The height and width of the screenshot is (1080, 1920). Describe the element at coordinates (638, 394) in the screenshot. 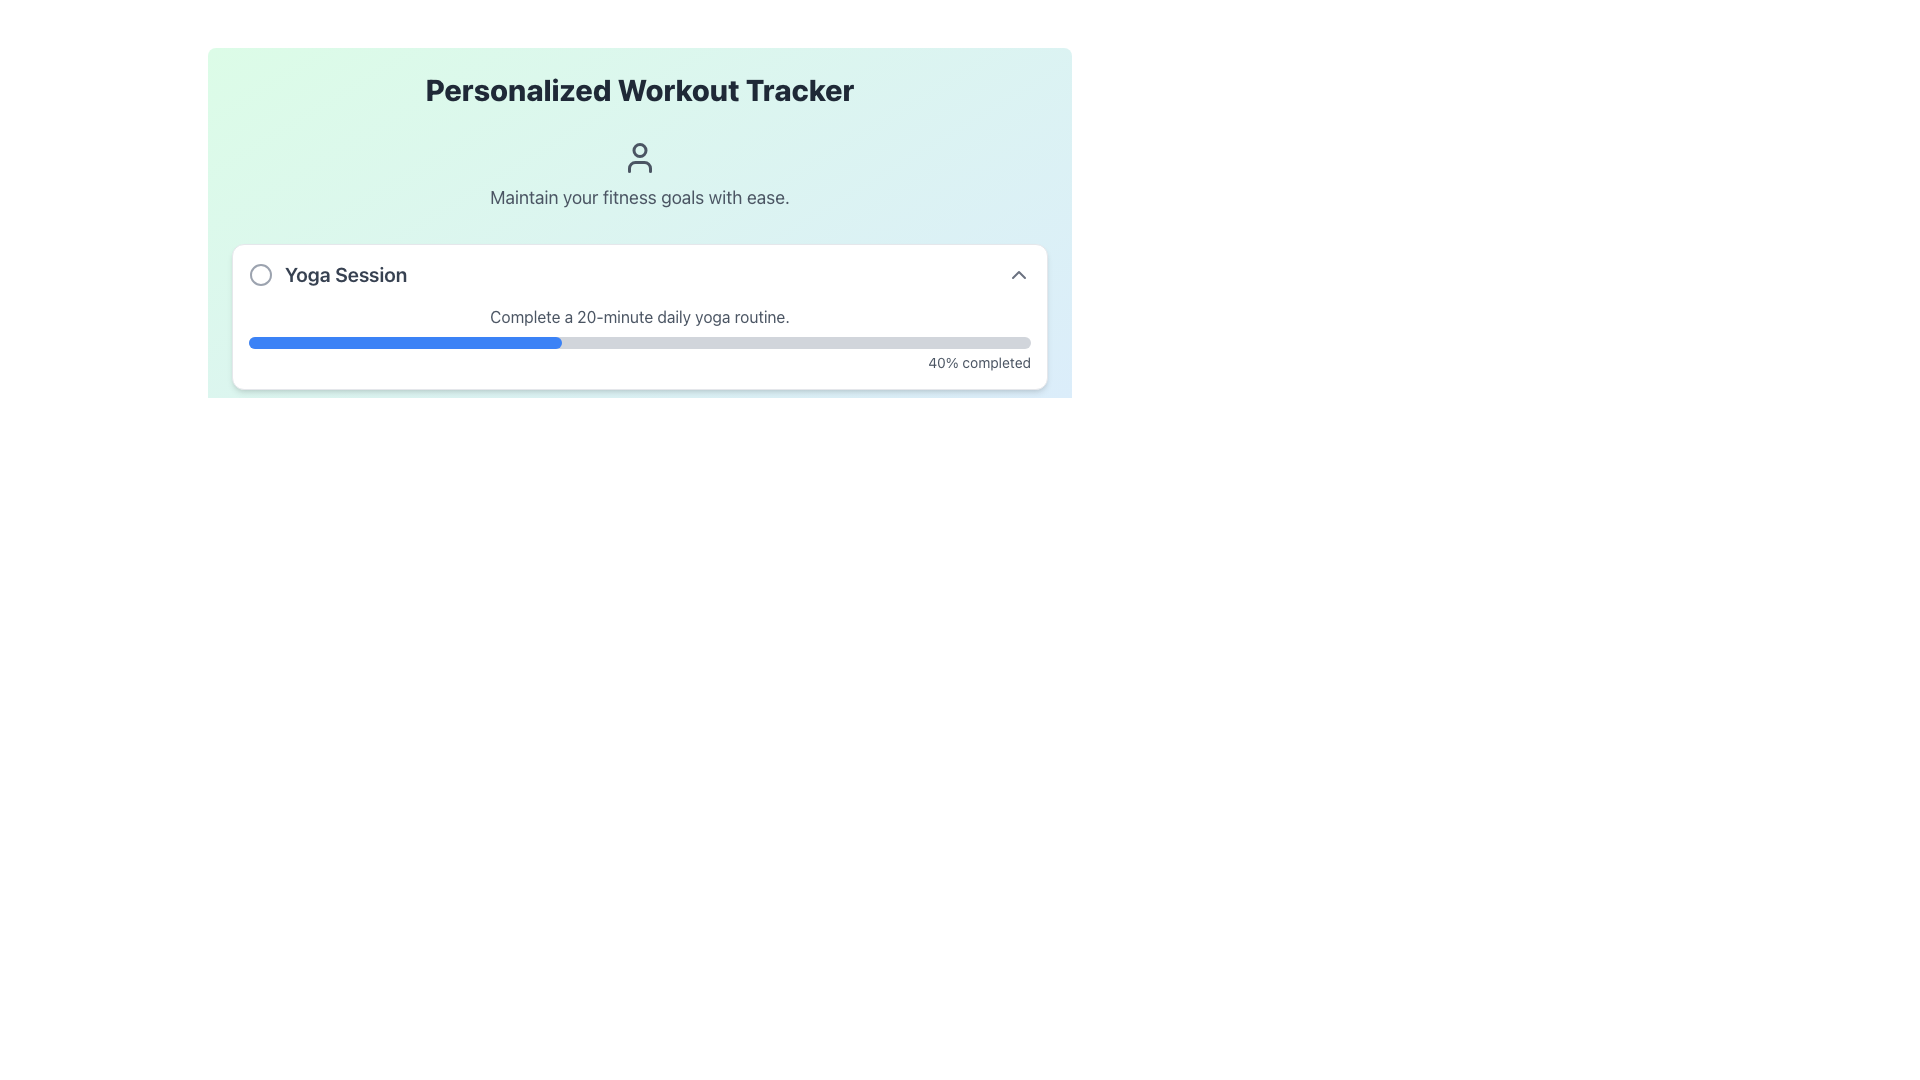

I see `the first Card Widget that displays the task 'Yoga Session' in the 'Personalized Workout Tracker' section` at that location.